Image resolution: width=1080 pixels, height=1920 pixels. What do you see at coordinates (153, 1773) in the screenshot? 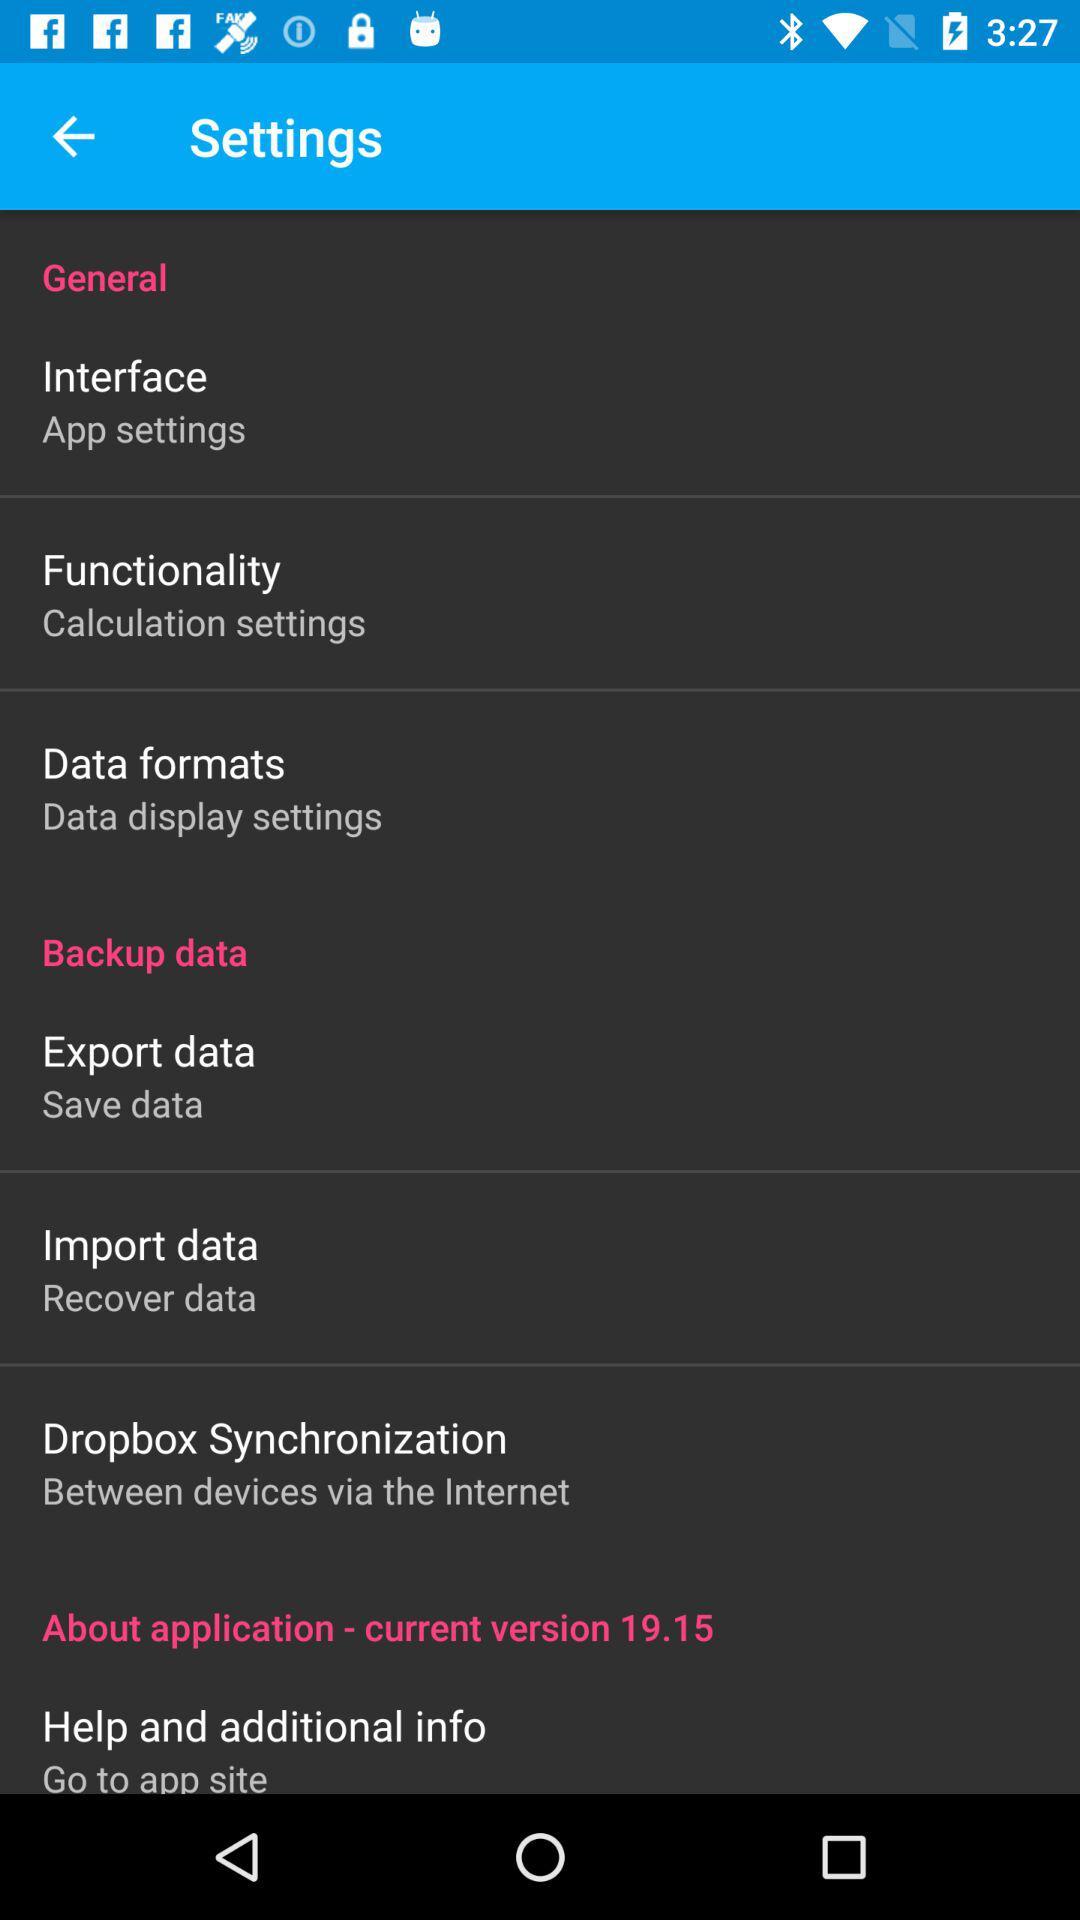
I see `the go to app item` at bounding box center [153, 1773].